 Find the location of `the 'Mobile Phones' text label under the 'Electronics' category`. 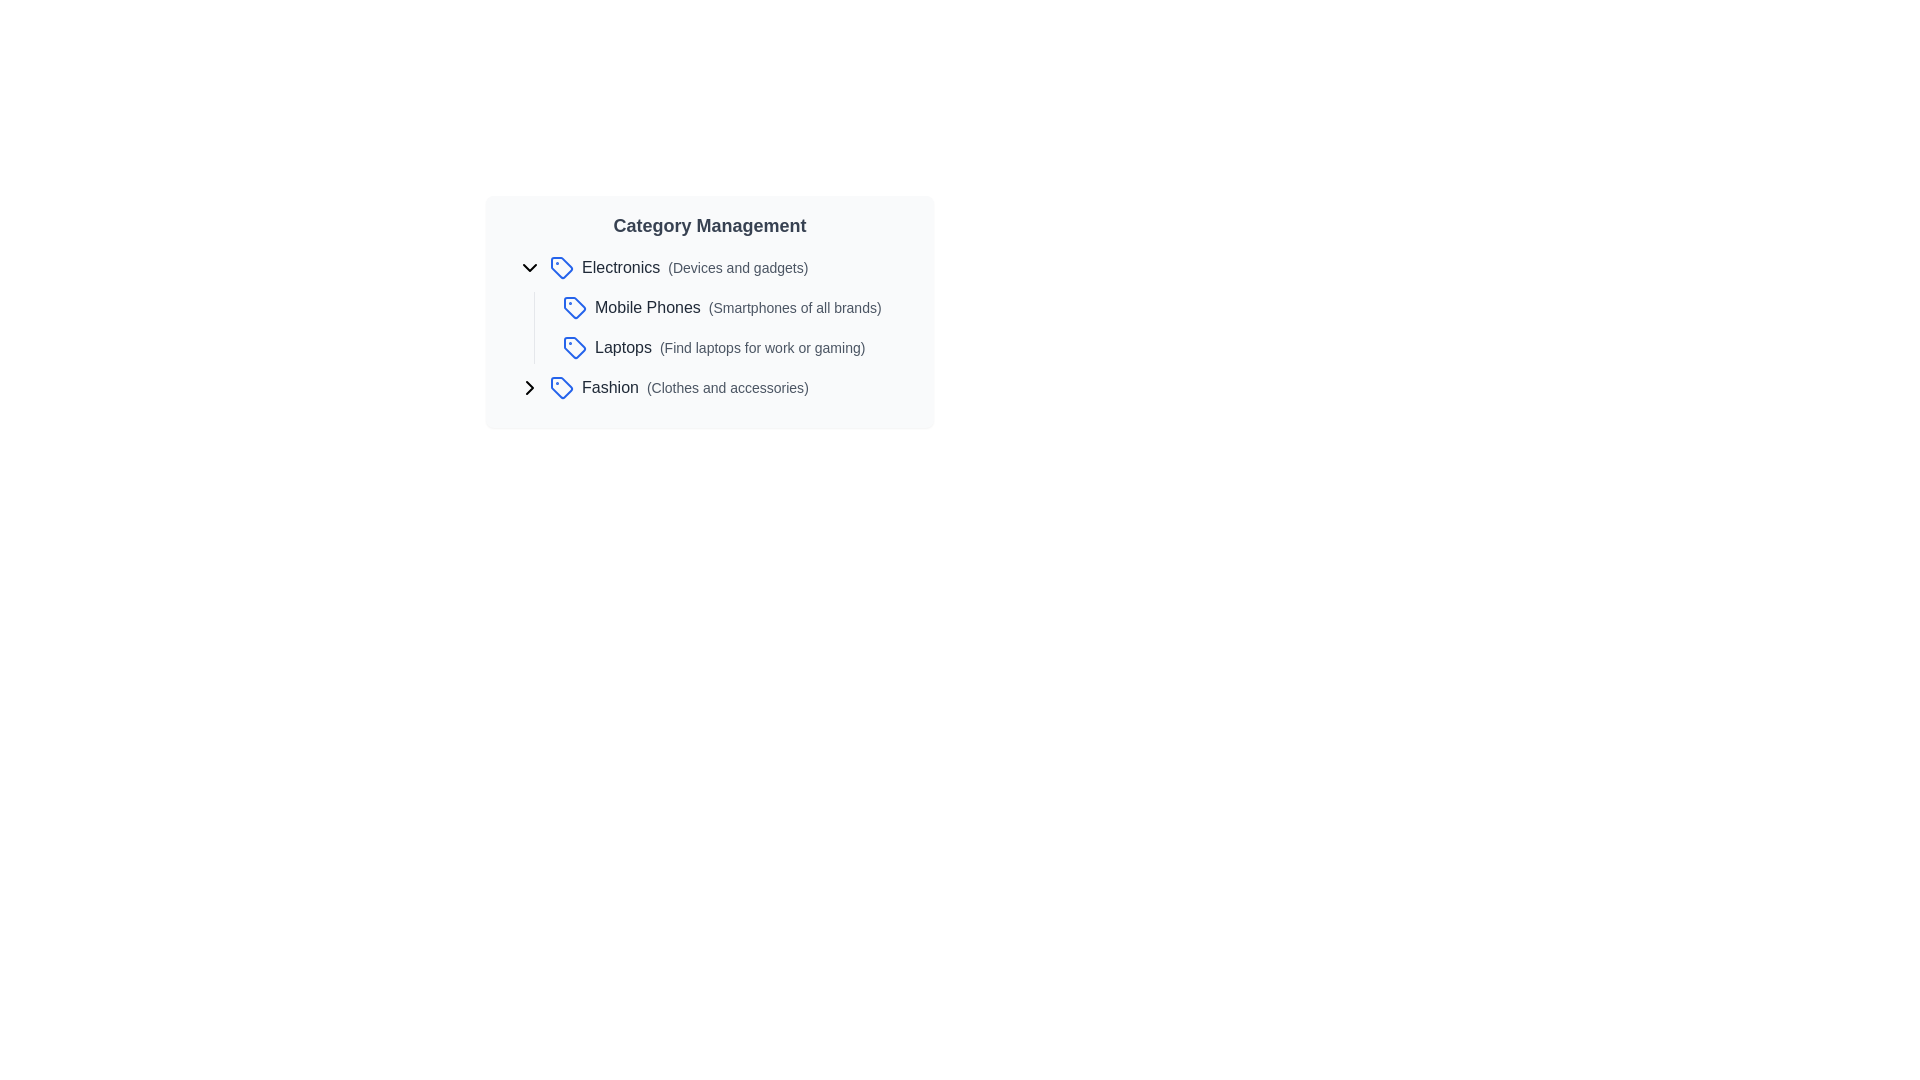

the 'Mobile Phones' text label under the 'Electronics' category is located at coordinates (648, 307).